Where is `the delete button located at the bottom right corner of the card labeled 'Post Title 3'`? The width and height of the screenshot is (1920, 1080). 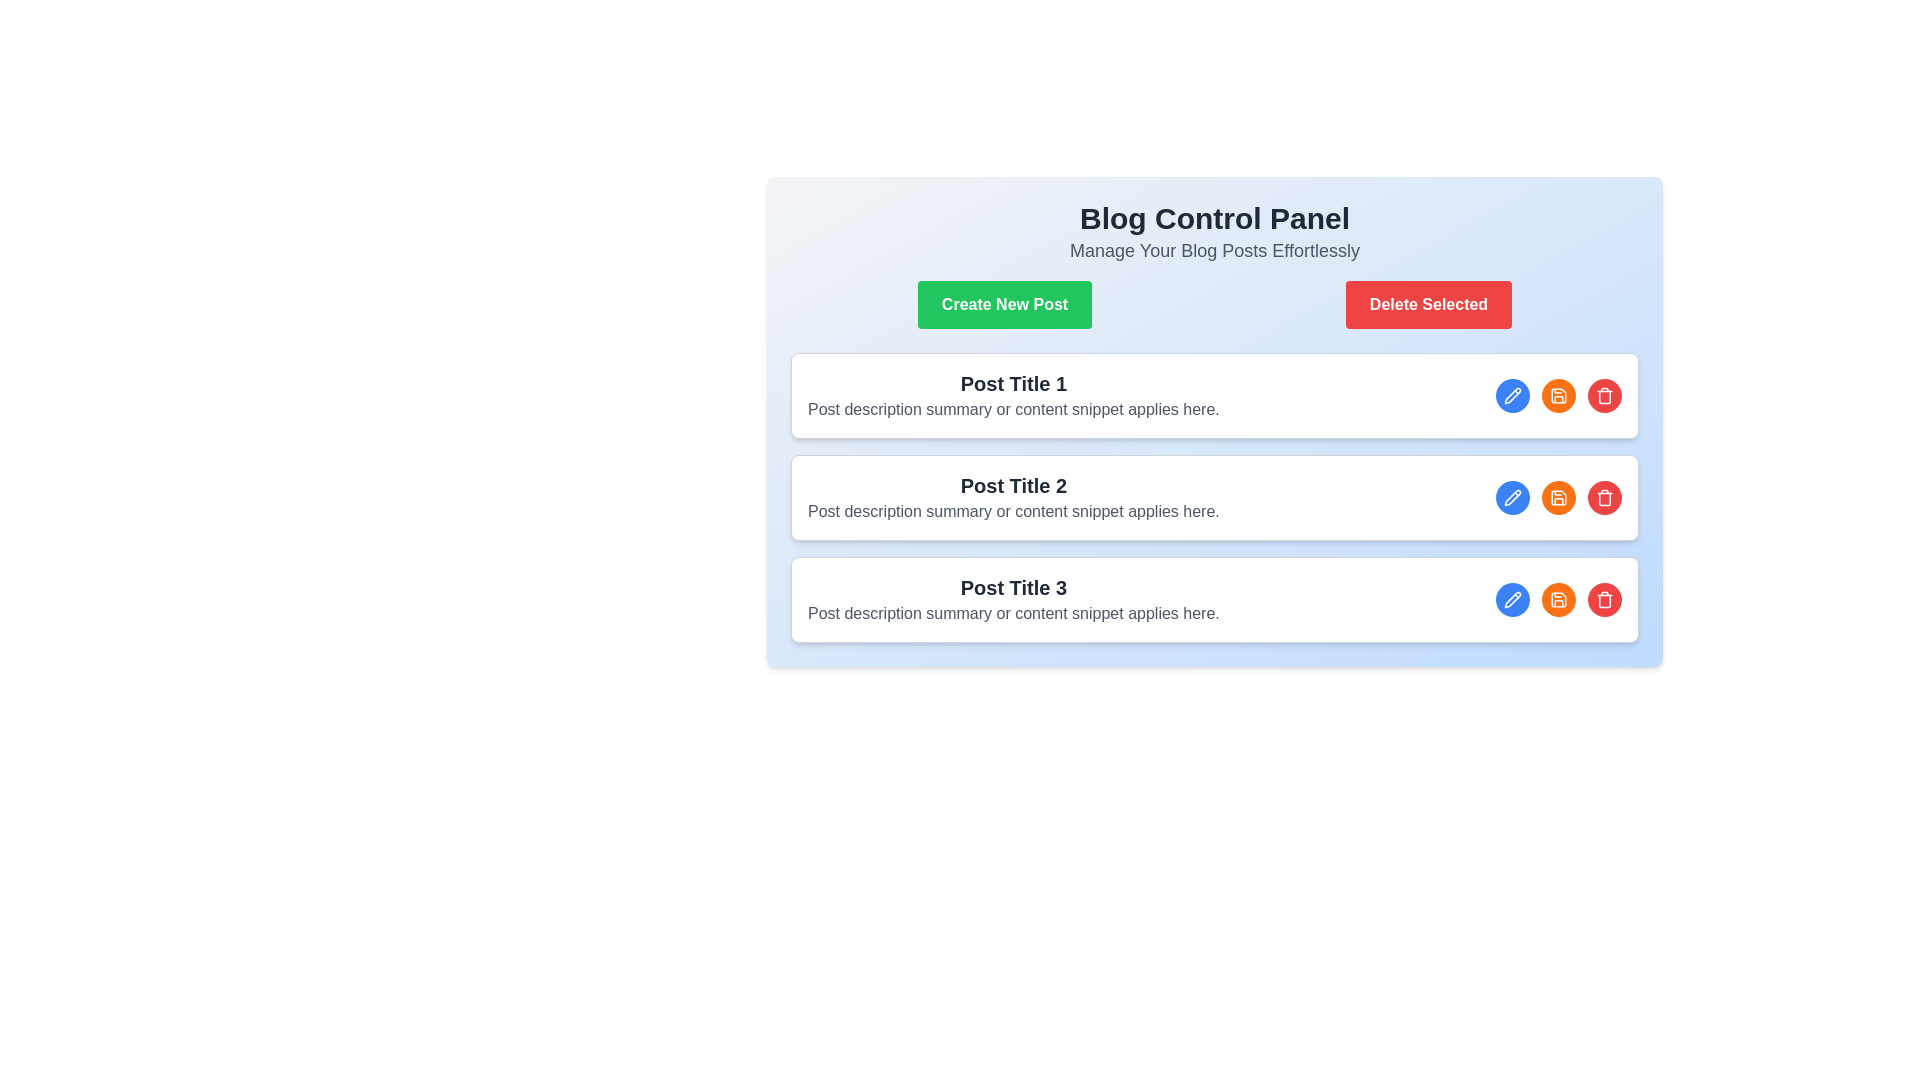
the delete button located at the bottom right corner of the card labeled 'Post Title 3' is located at coordinates (1604, 496).